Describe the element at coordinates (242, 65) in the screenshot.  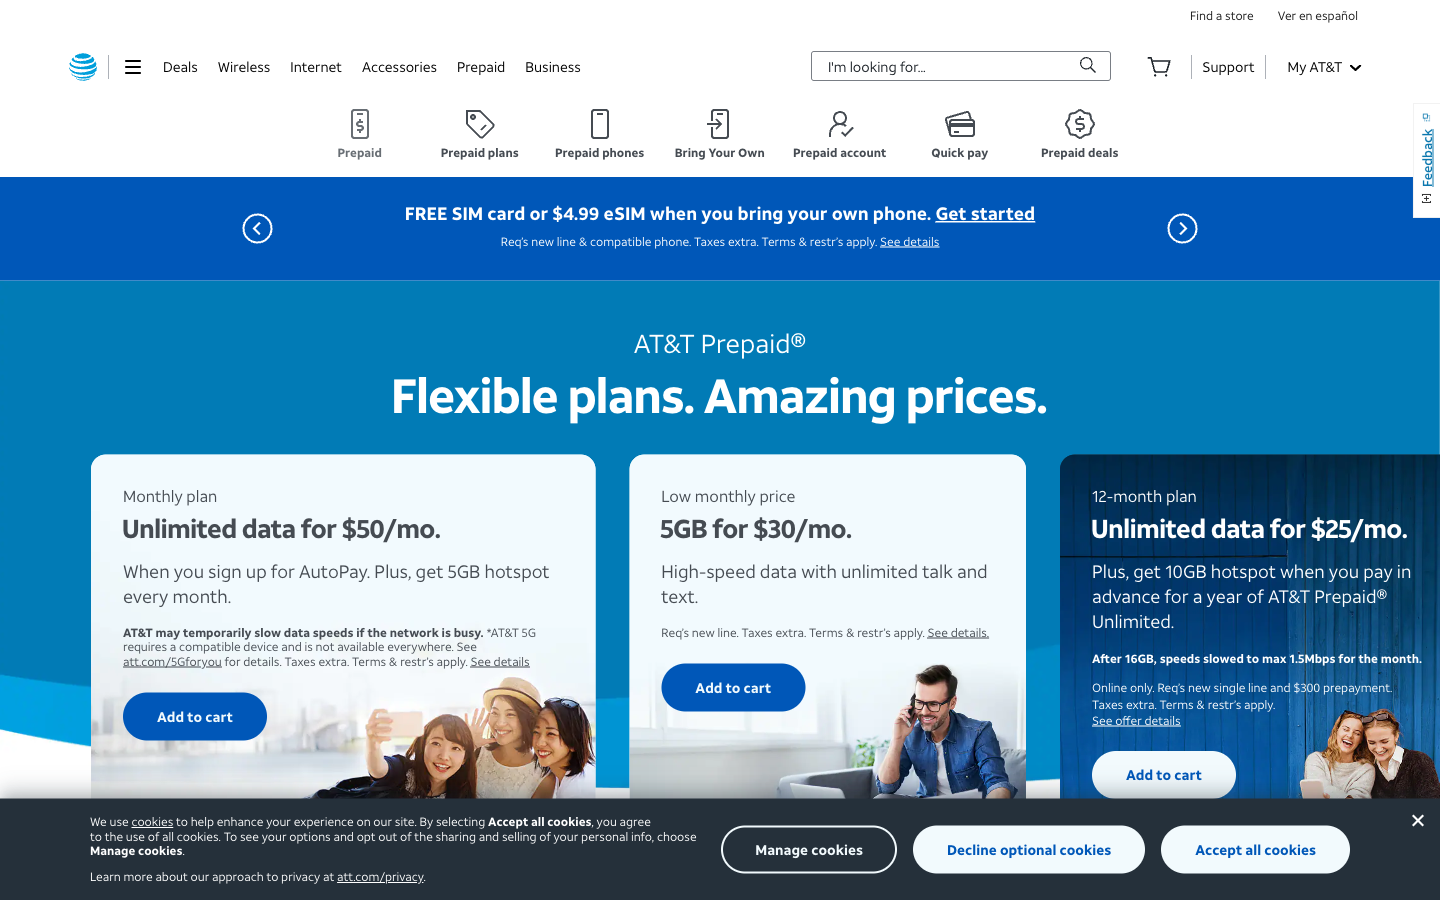
I see `View the "Wireless" tab` at that location.